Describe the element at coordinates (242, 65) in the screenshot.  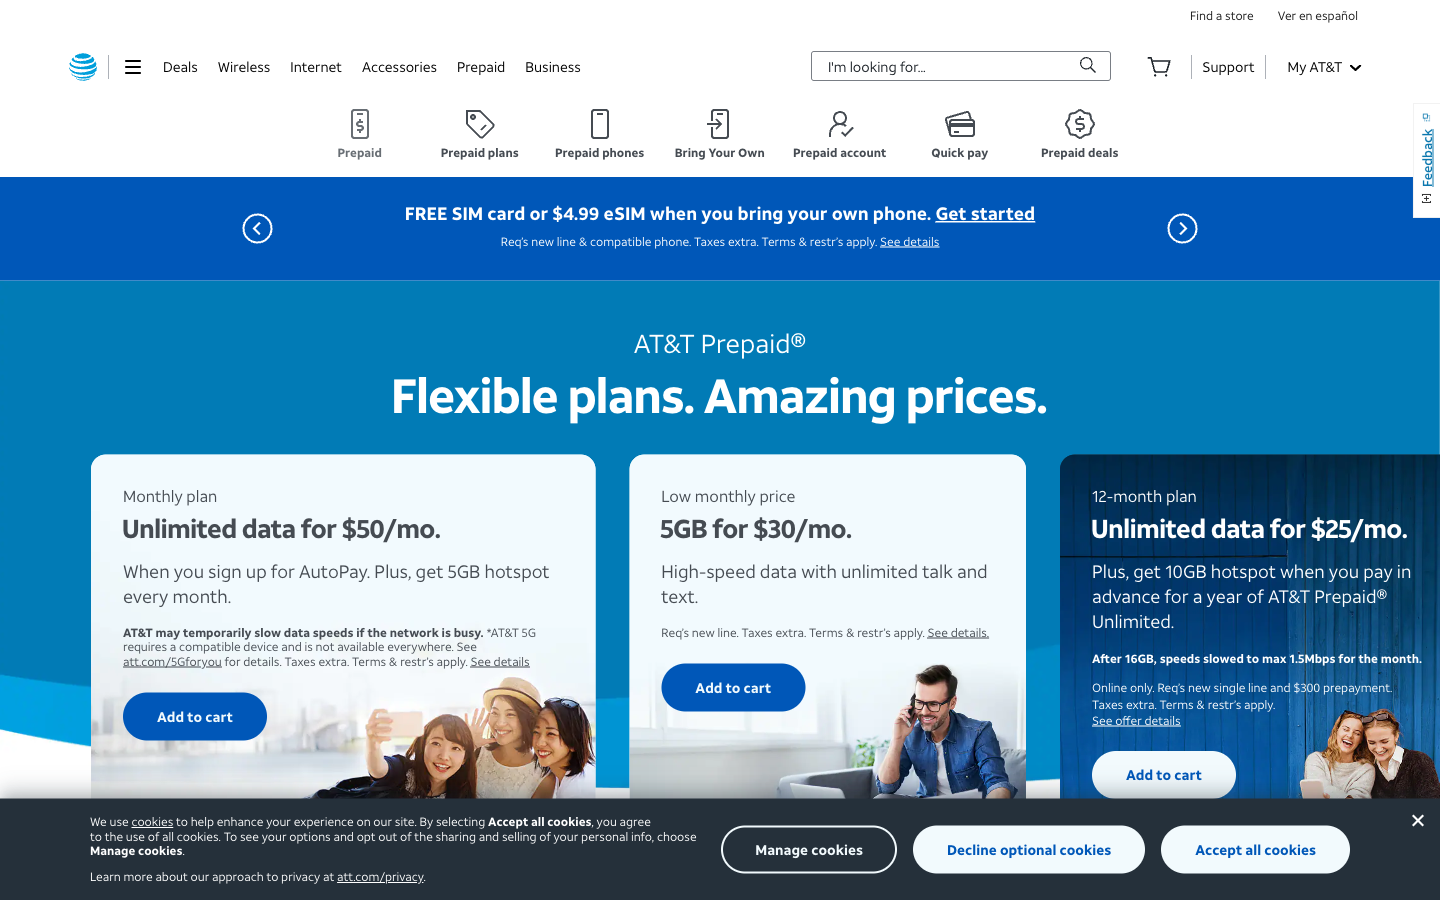
I see `View the "Wireless" tab` at that location.